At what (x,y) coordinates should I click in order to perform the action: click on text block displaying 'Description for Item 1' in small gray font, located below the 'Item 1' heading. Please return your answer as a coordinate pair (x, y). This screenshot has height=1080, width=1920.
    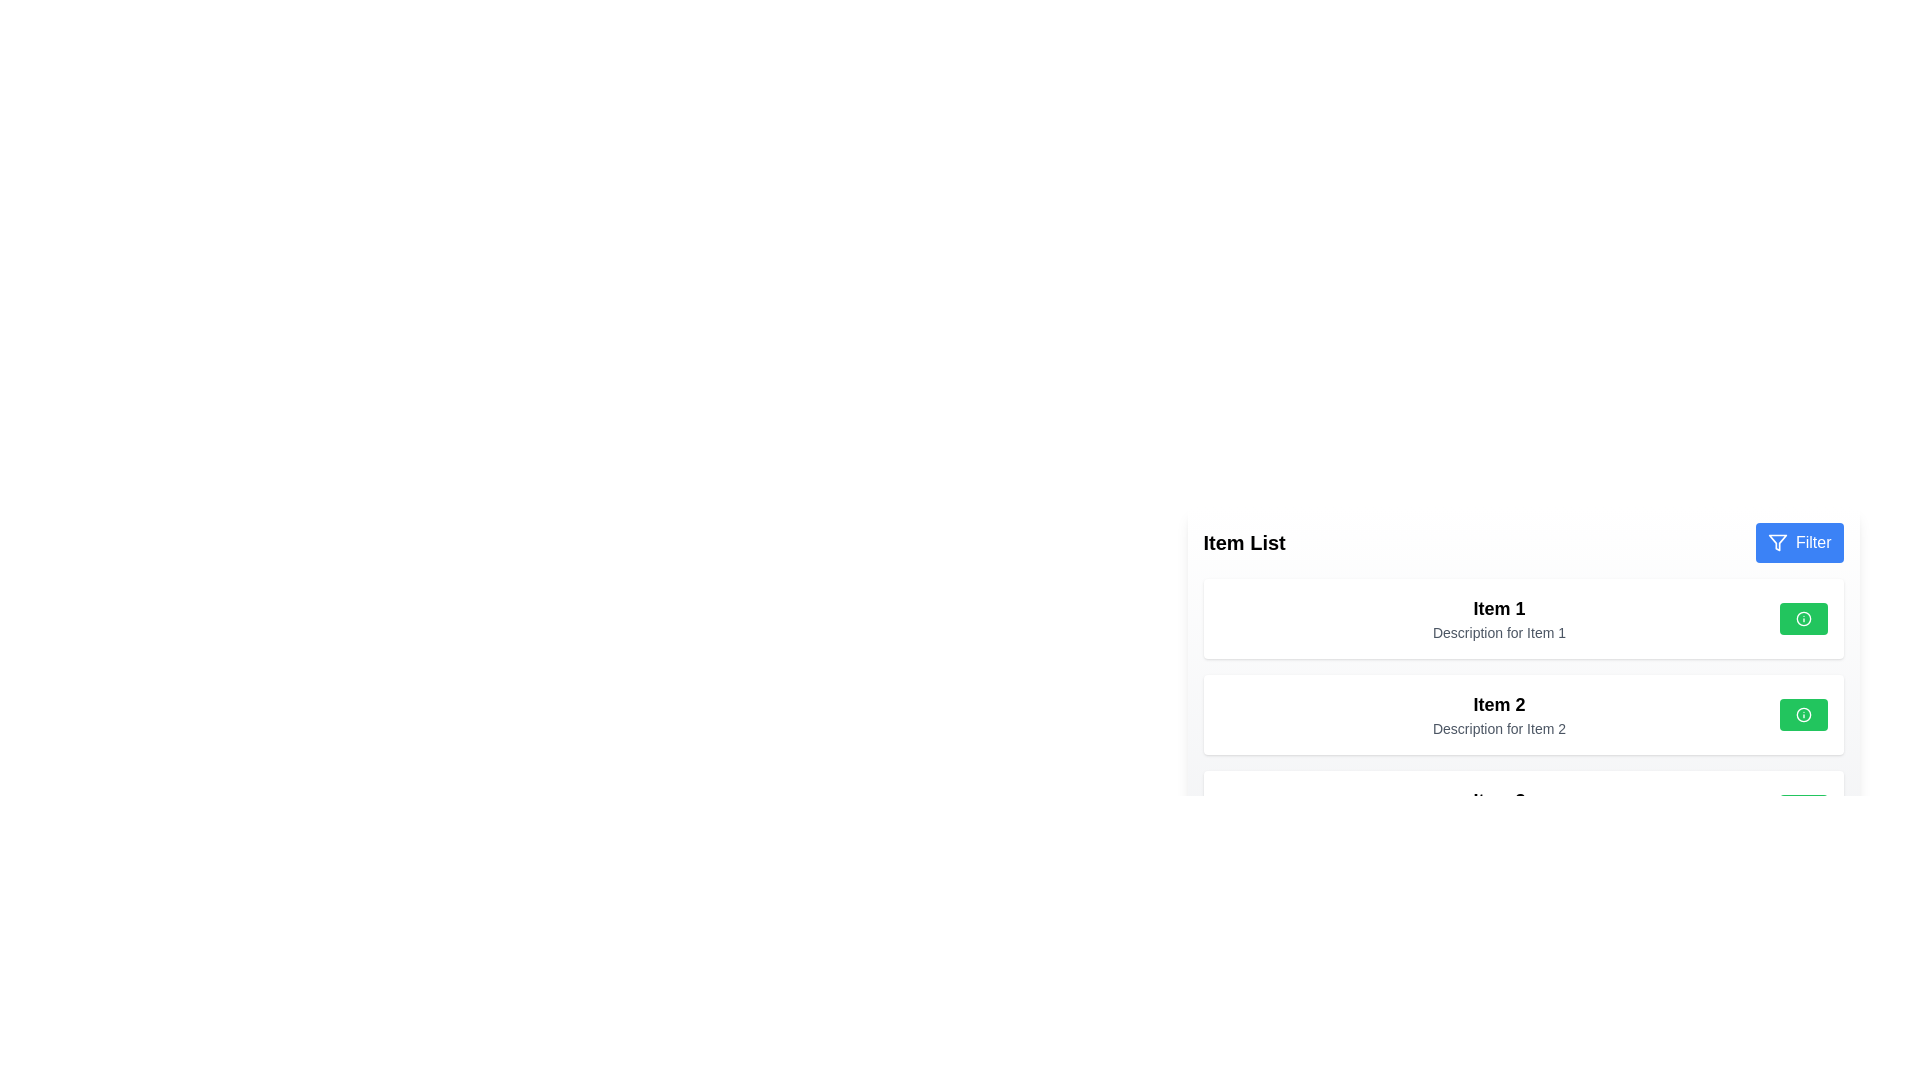
    Looking at the image, I should click on (1499, 632).